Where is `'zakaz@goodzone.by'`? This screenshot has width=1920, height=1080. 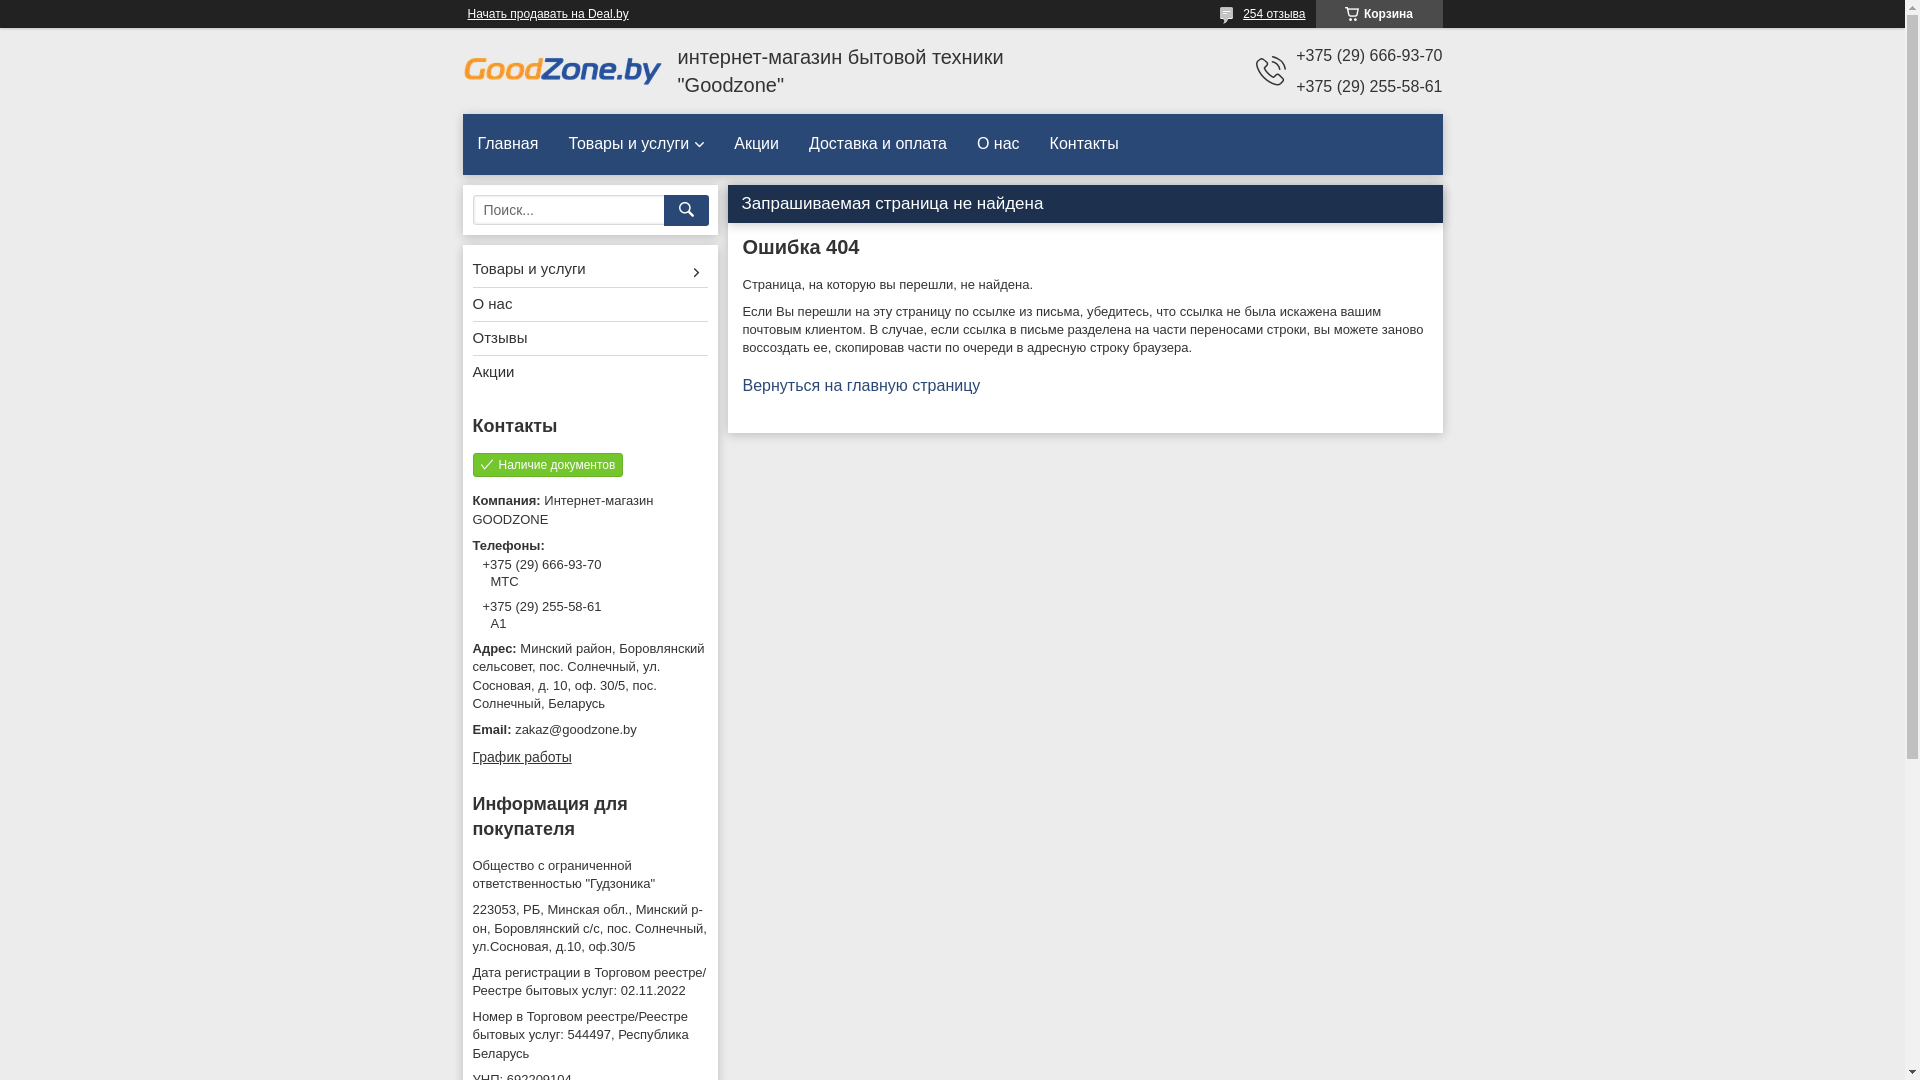 'zakaz@goodzone.by' is located at coordinates (588, 729).